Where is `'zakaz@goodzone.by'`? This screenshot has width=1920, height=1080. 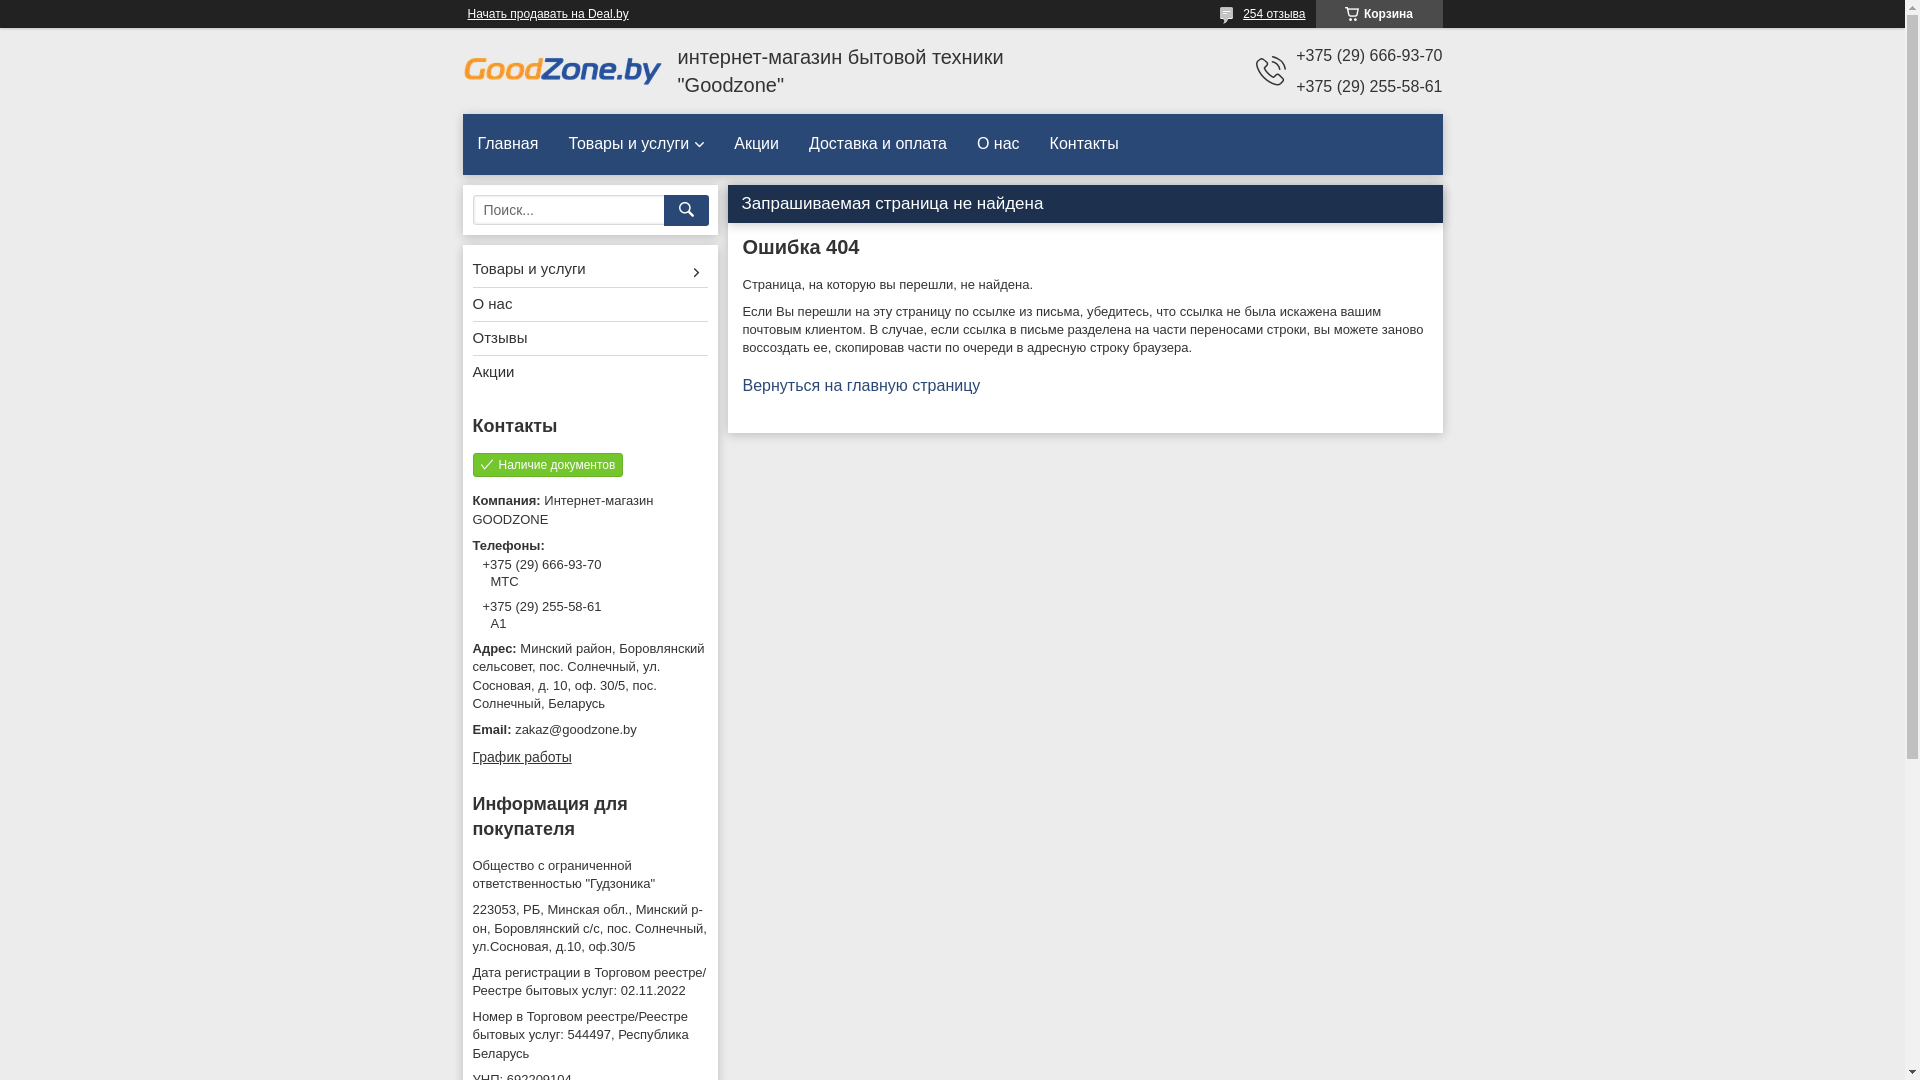 'zakaz@goodzone.by' is located at coordinates (588, 729).